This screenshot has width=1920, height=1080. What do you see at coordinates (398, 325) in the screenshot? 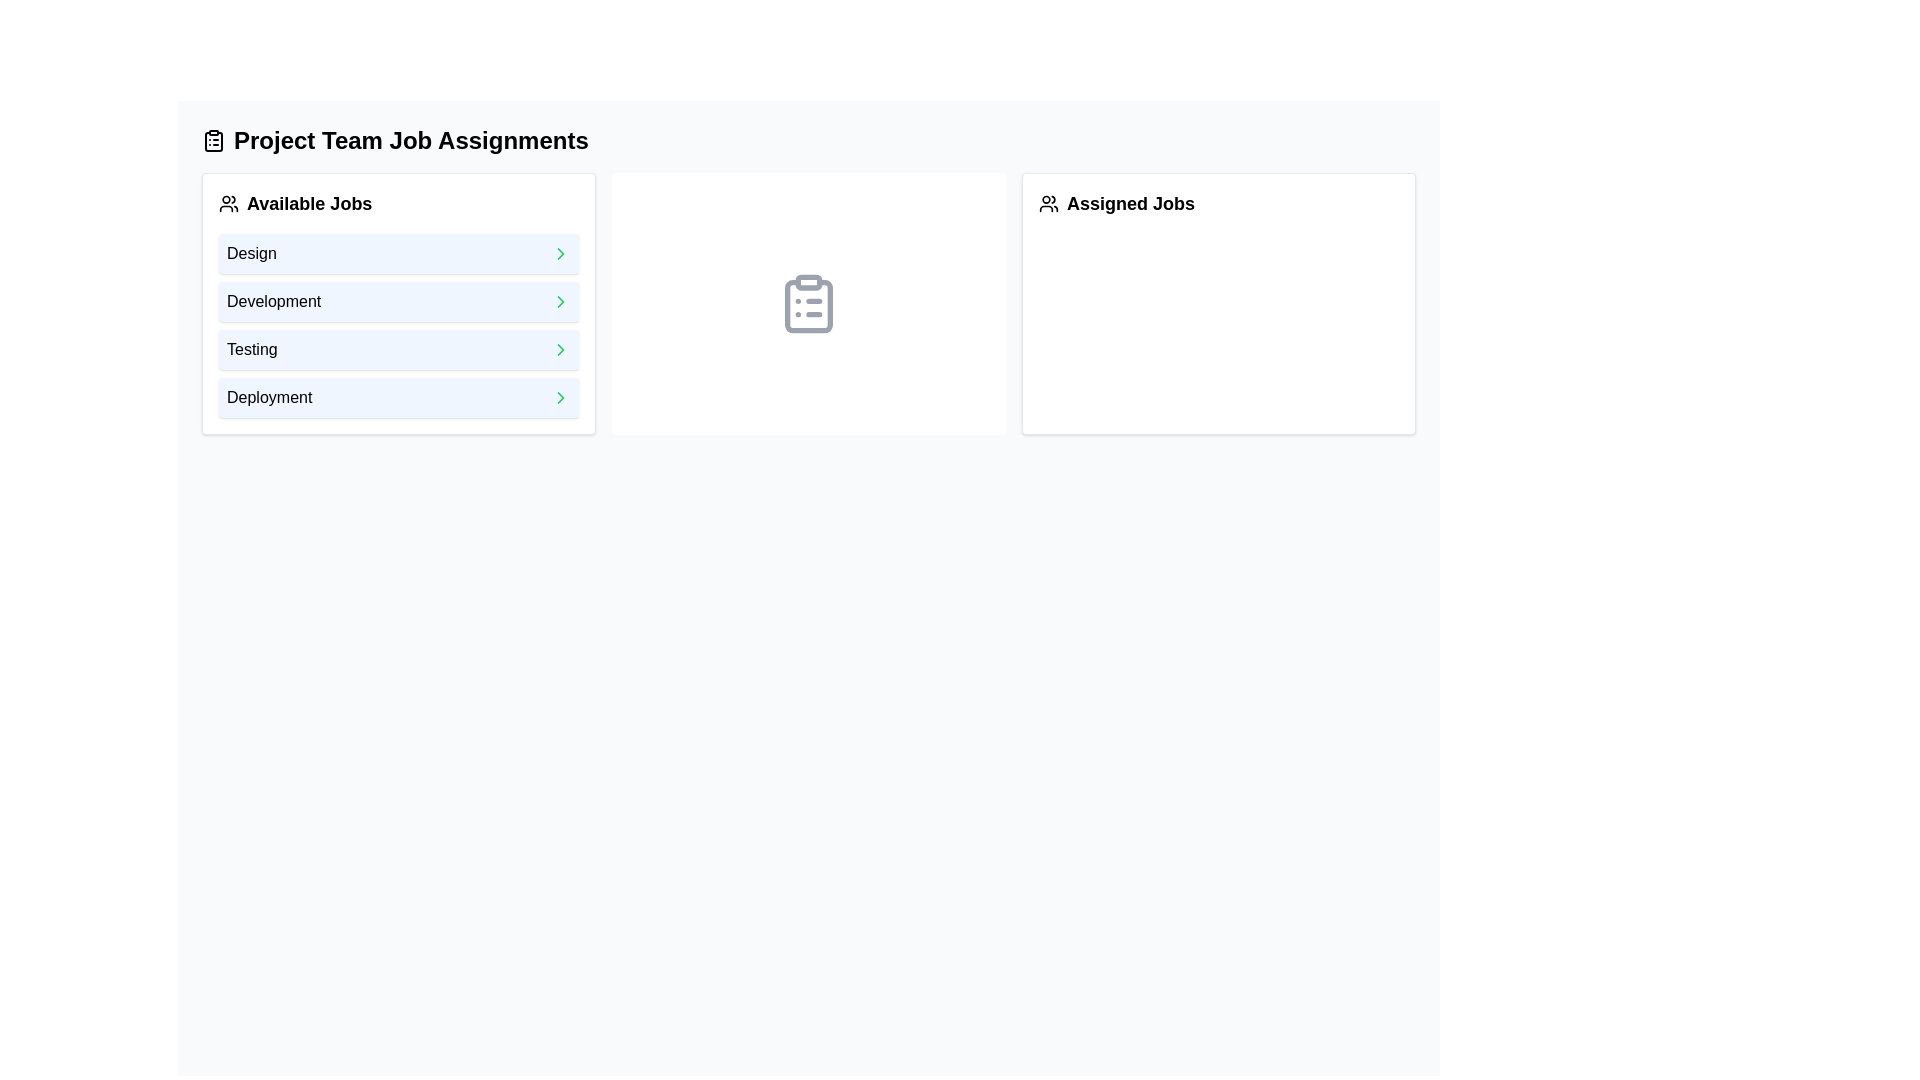
I see `the 'Testing' row in the 'Available Jobs' section` at bounding box center [398, 325].